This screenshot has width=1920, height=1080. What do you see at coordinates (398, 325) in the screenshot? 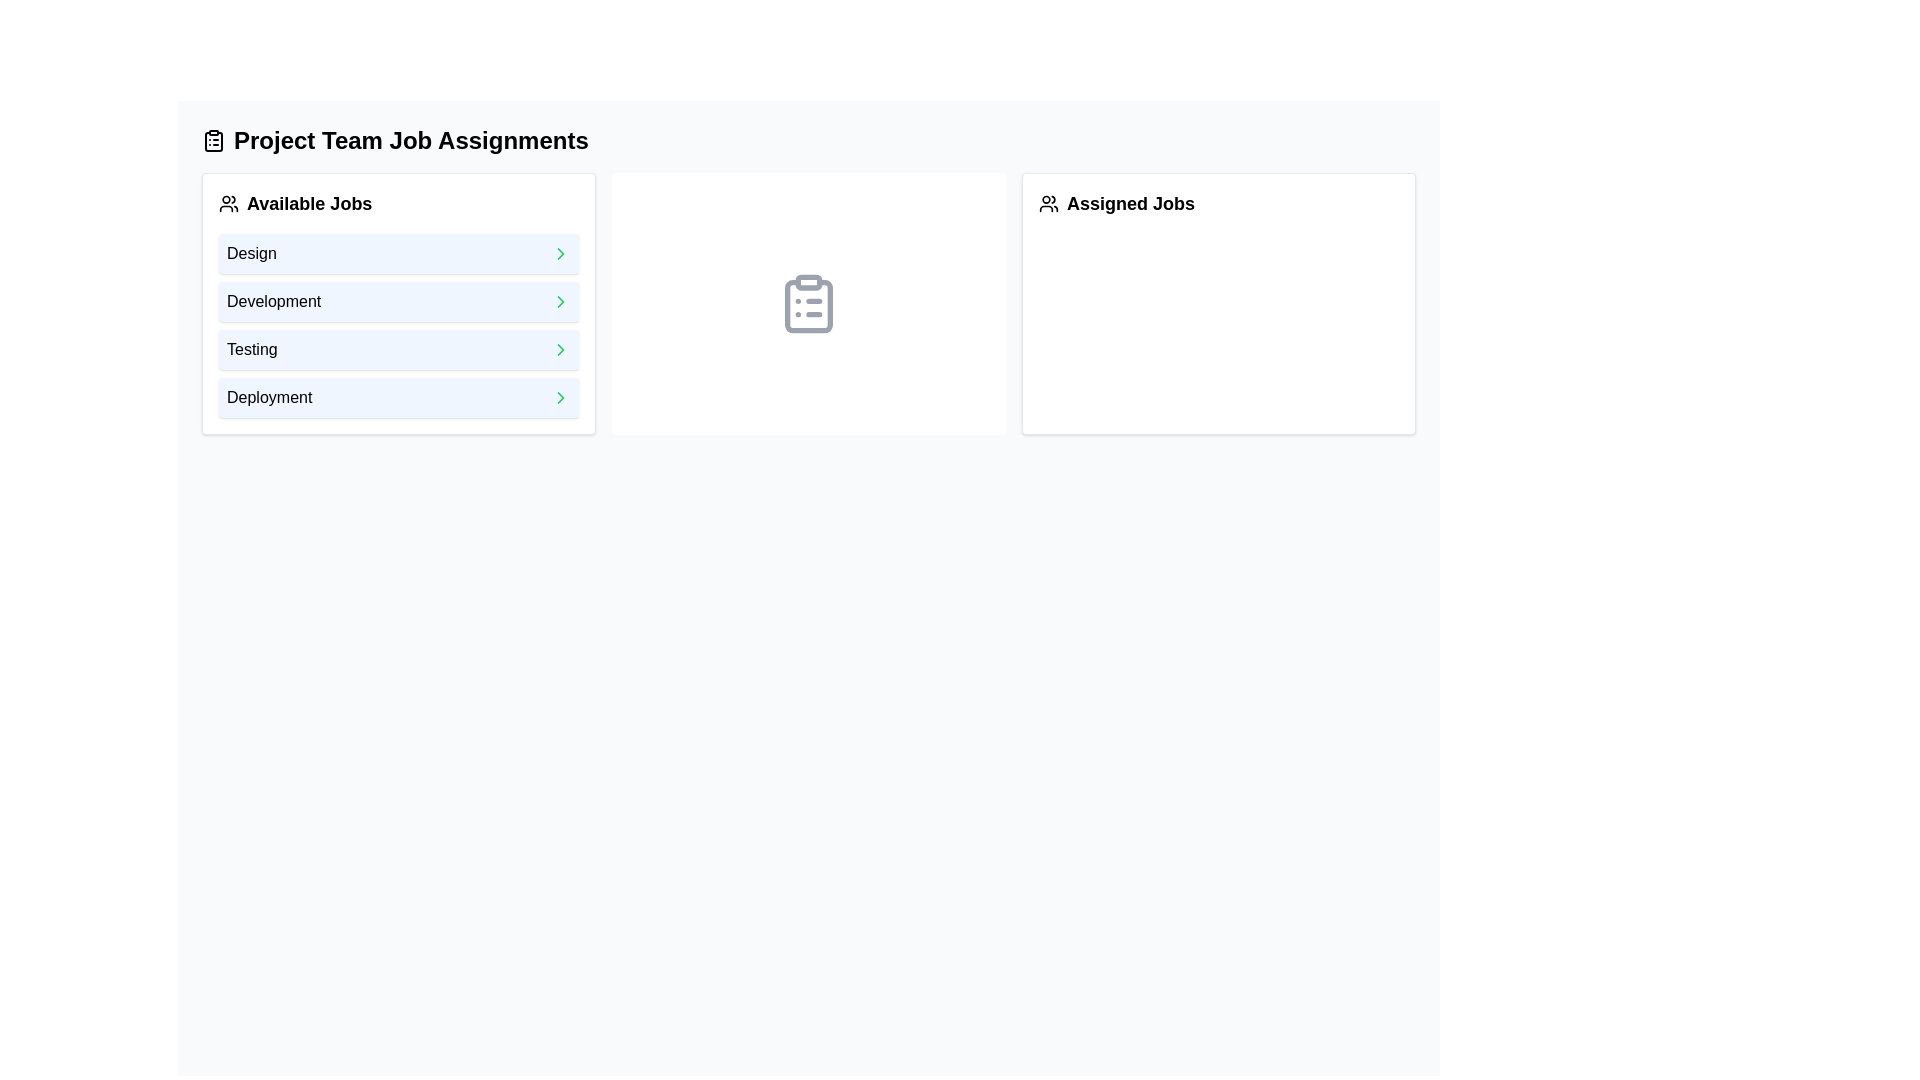
I see `the 'Testing' row in the 'Available Jobs' section` at bounding box center [398, 325].